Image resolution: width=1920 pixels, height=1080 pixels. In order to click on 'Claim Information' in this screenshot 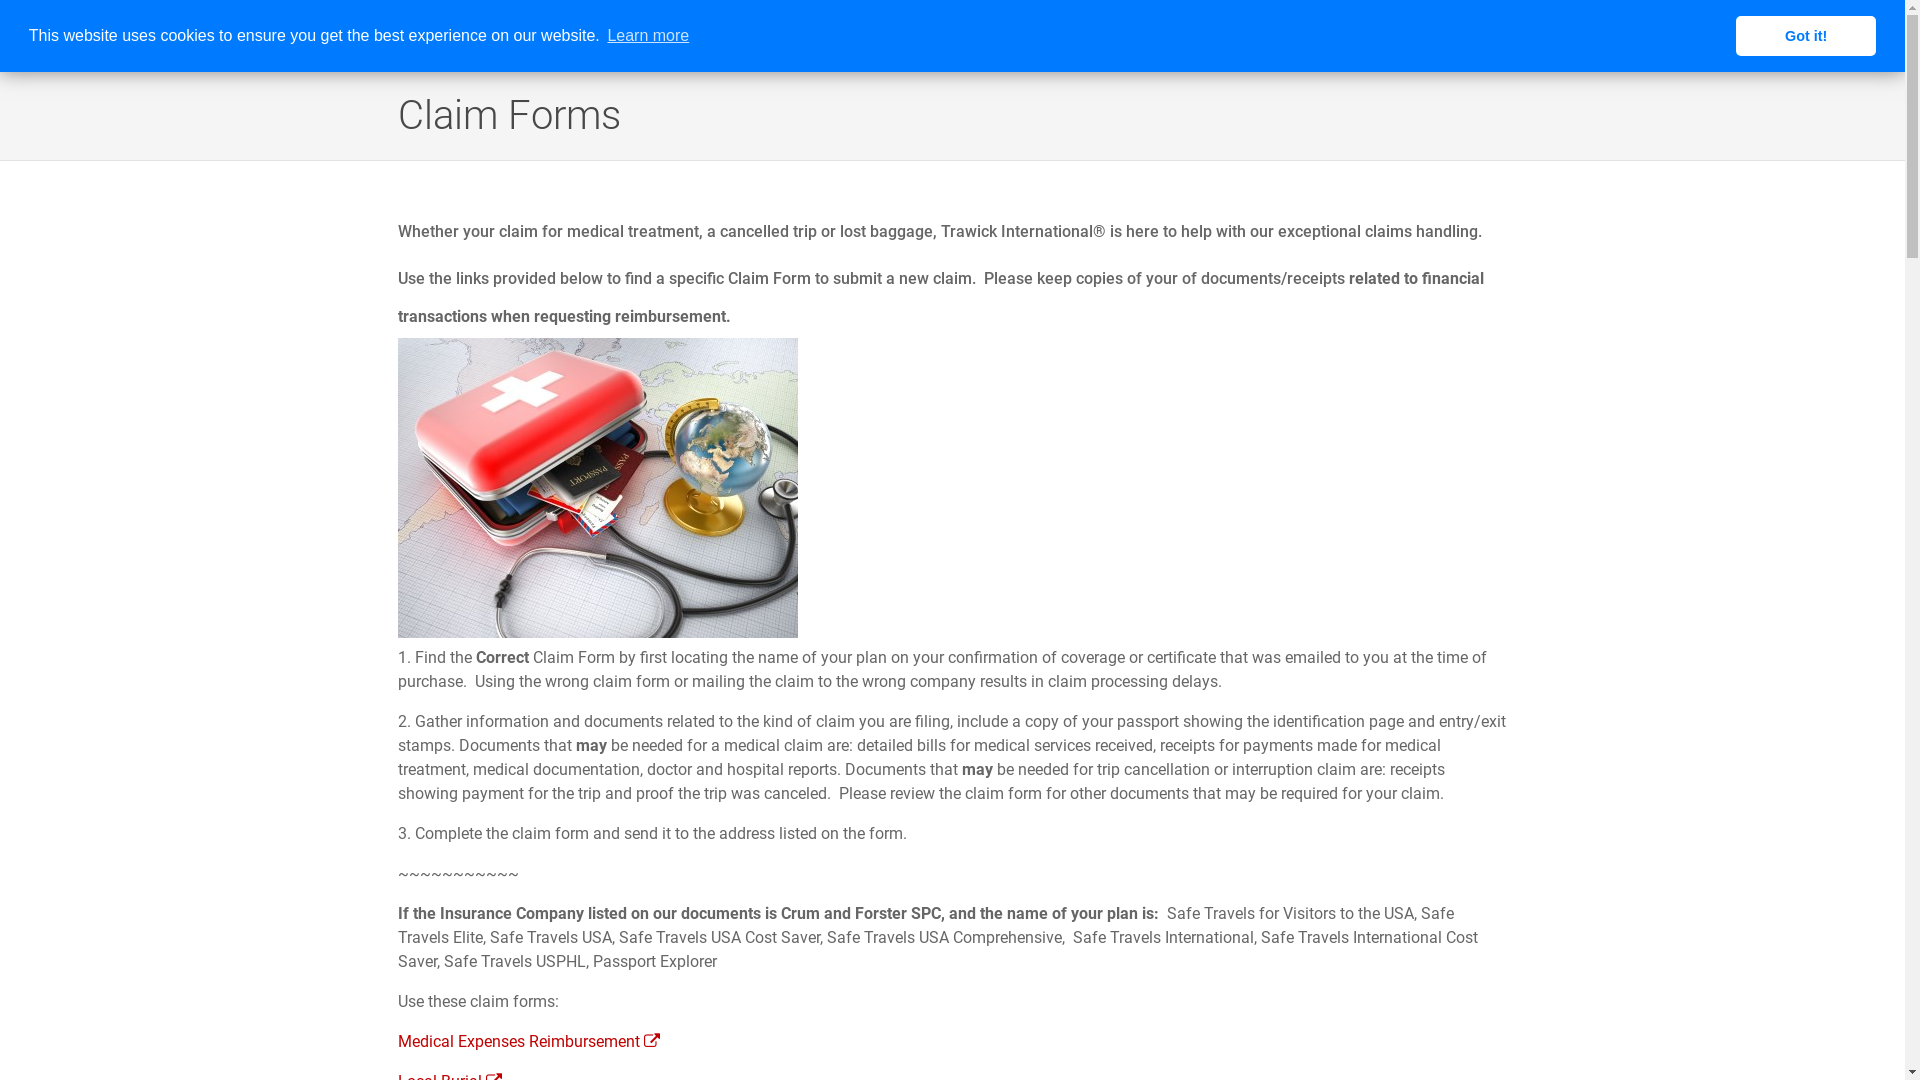, I will do `click(1684, 35)`.